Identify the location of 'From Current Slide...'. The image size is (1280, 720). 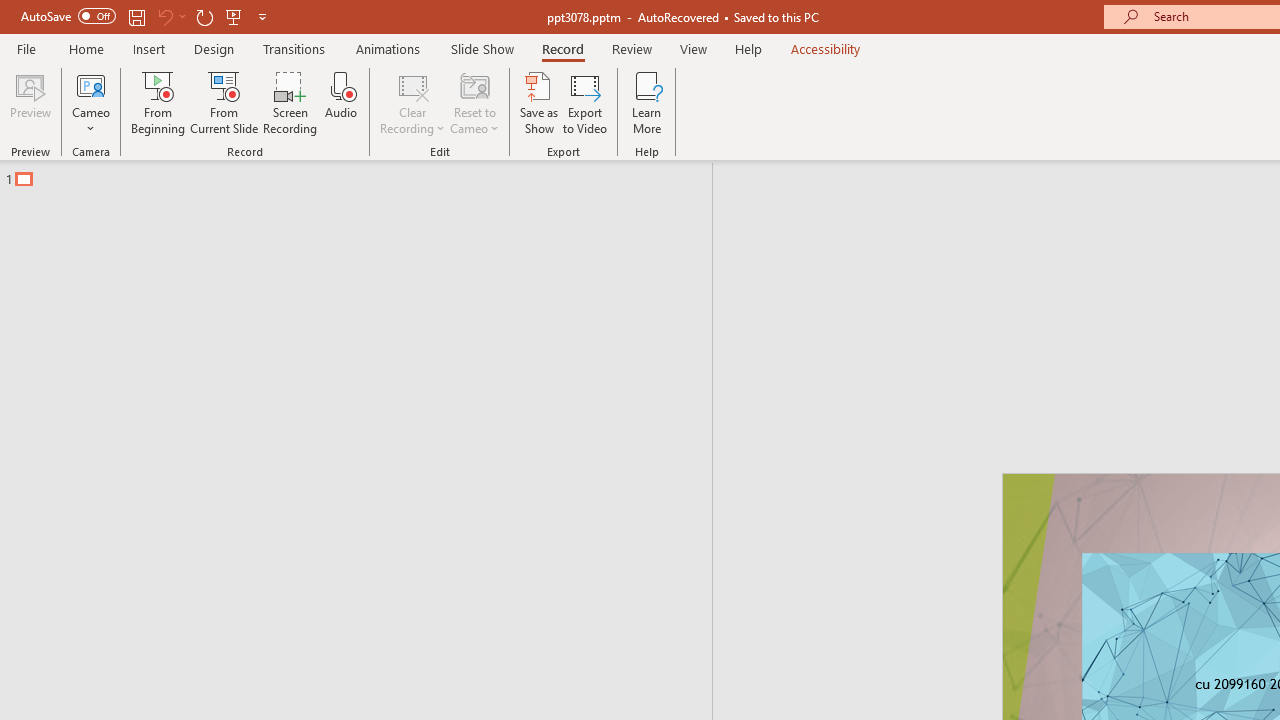
(224, 103).